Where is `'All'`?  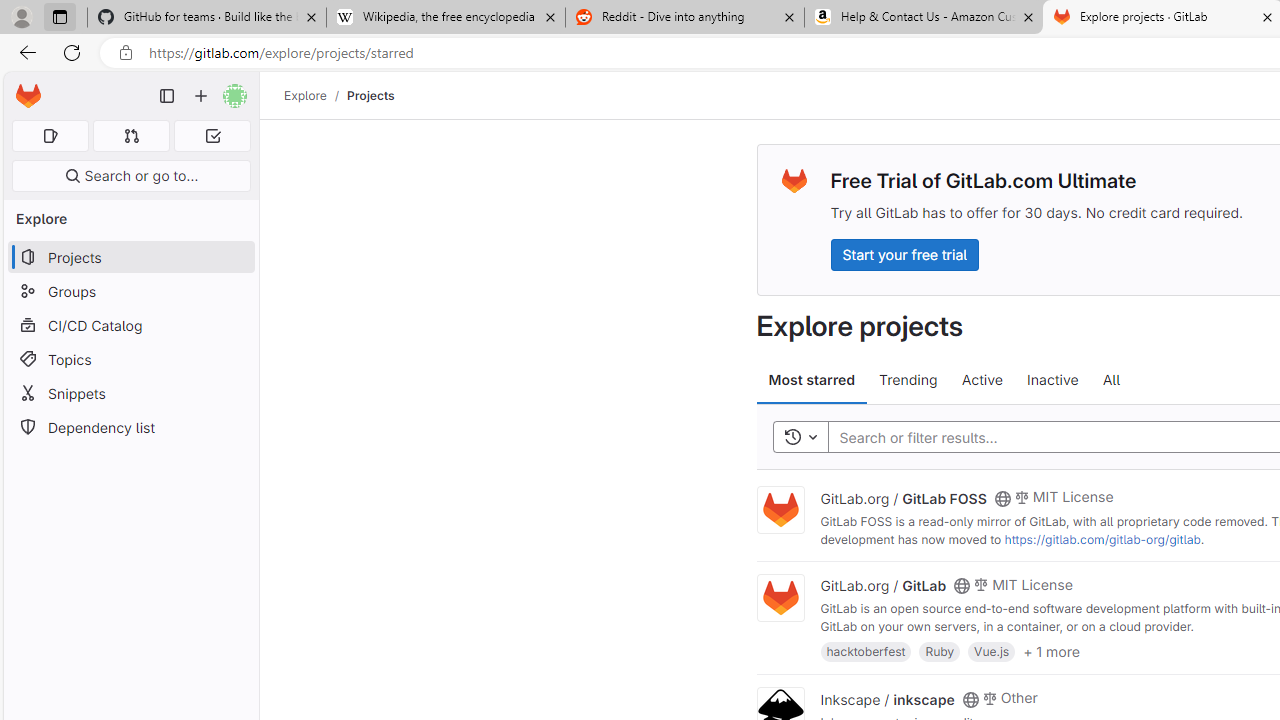
'All' is located at coordinates (1110, 380).